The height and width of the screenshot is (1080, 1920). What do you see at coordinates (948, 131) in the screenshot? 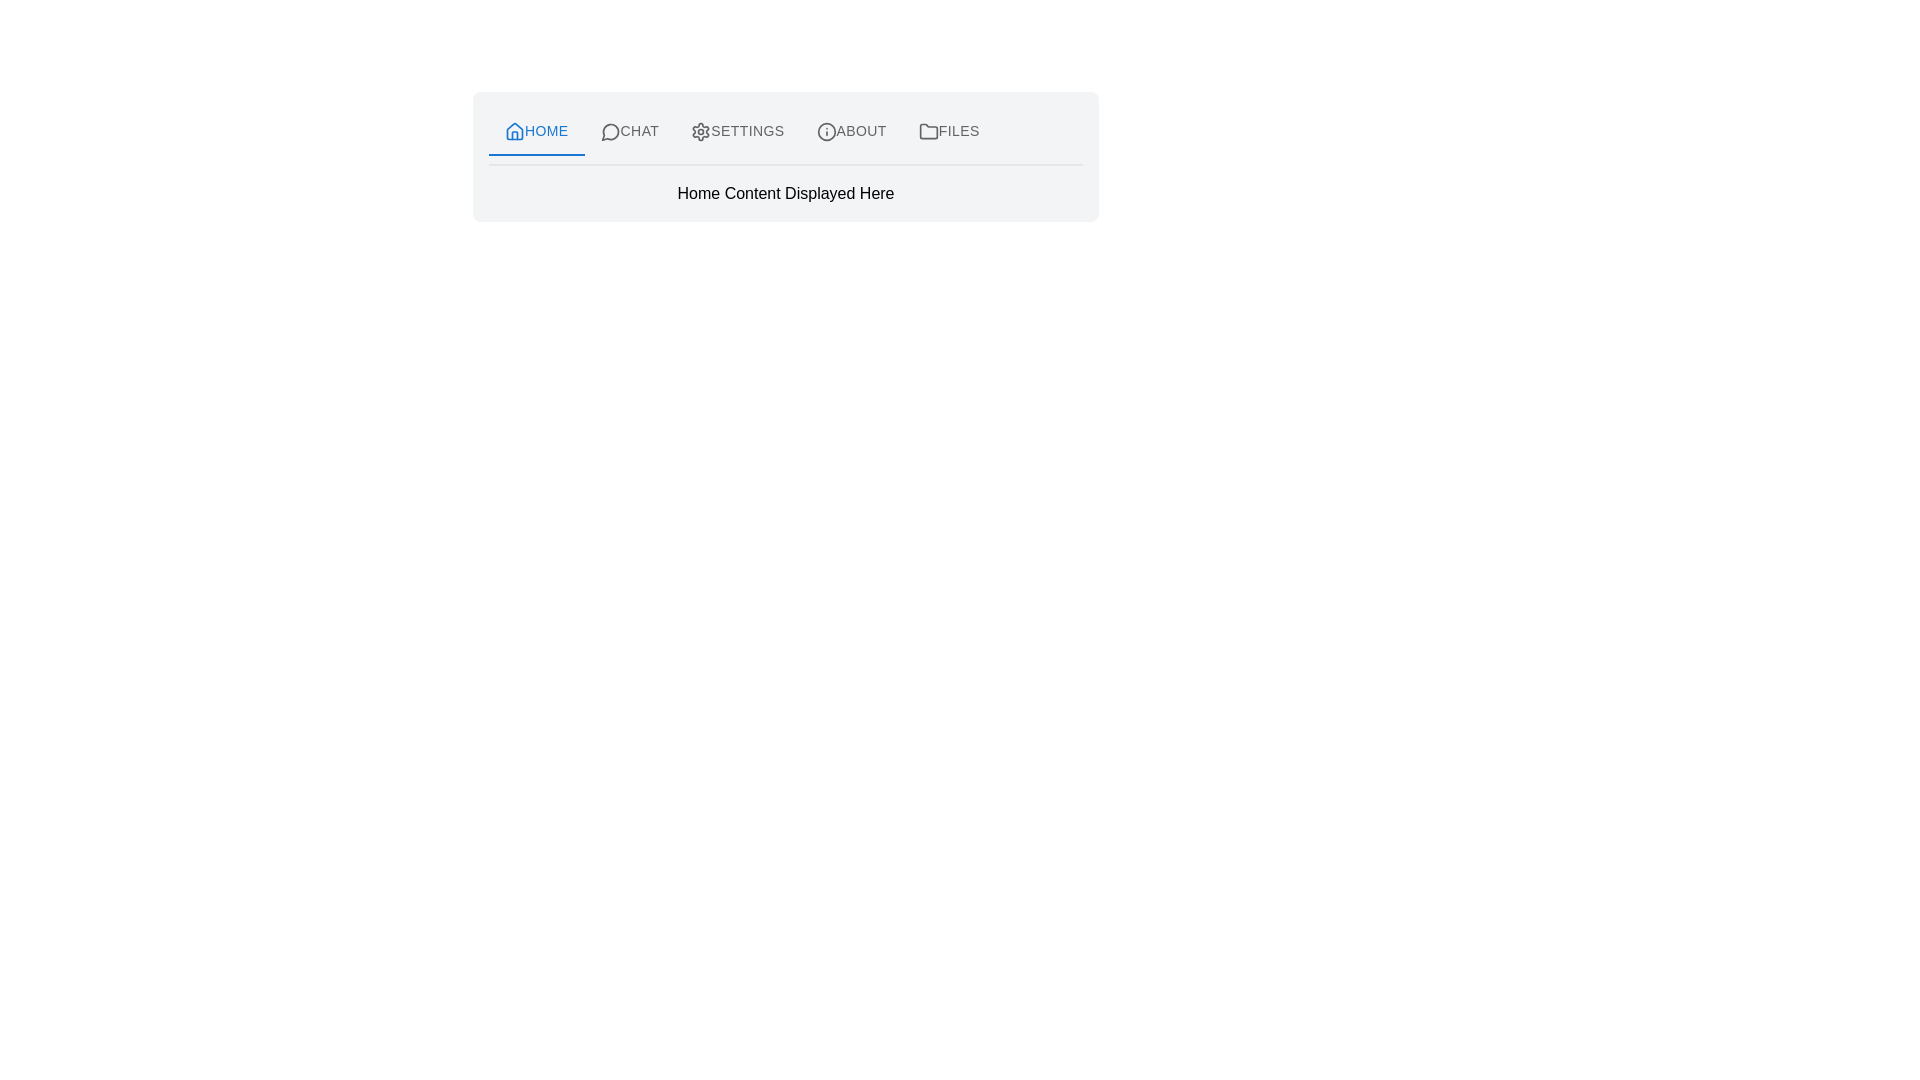
I see `the 'Files' tab item in the navigation bar, which features a folder icon and the label 'Files' in a sans-serif font` at bounding box center [948, 131].